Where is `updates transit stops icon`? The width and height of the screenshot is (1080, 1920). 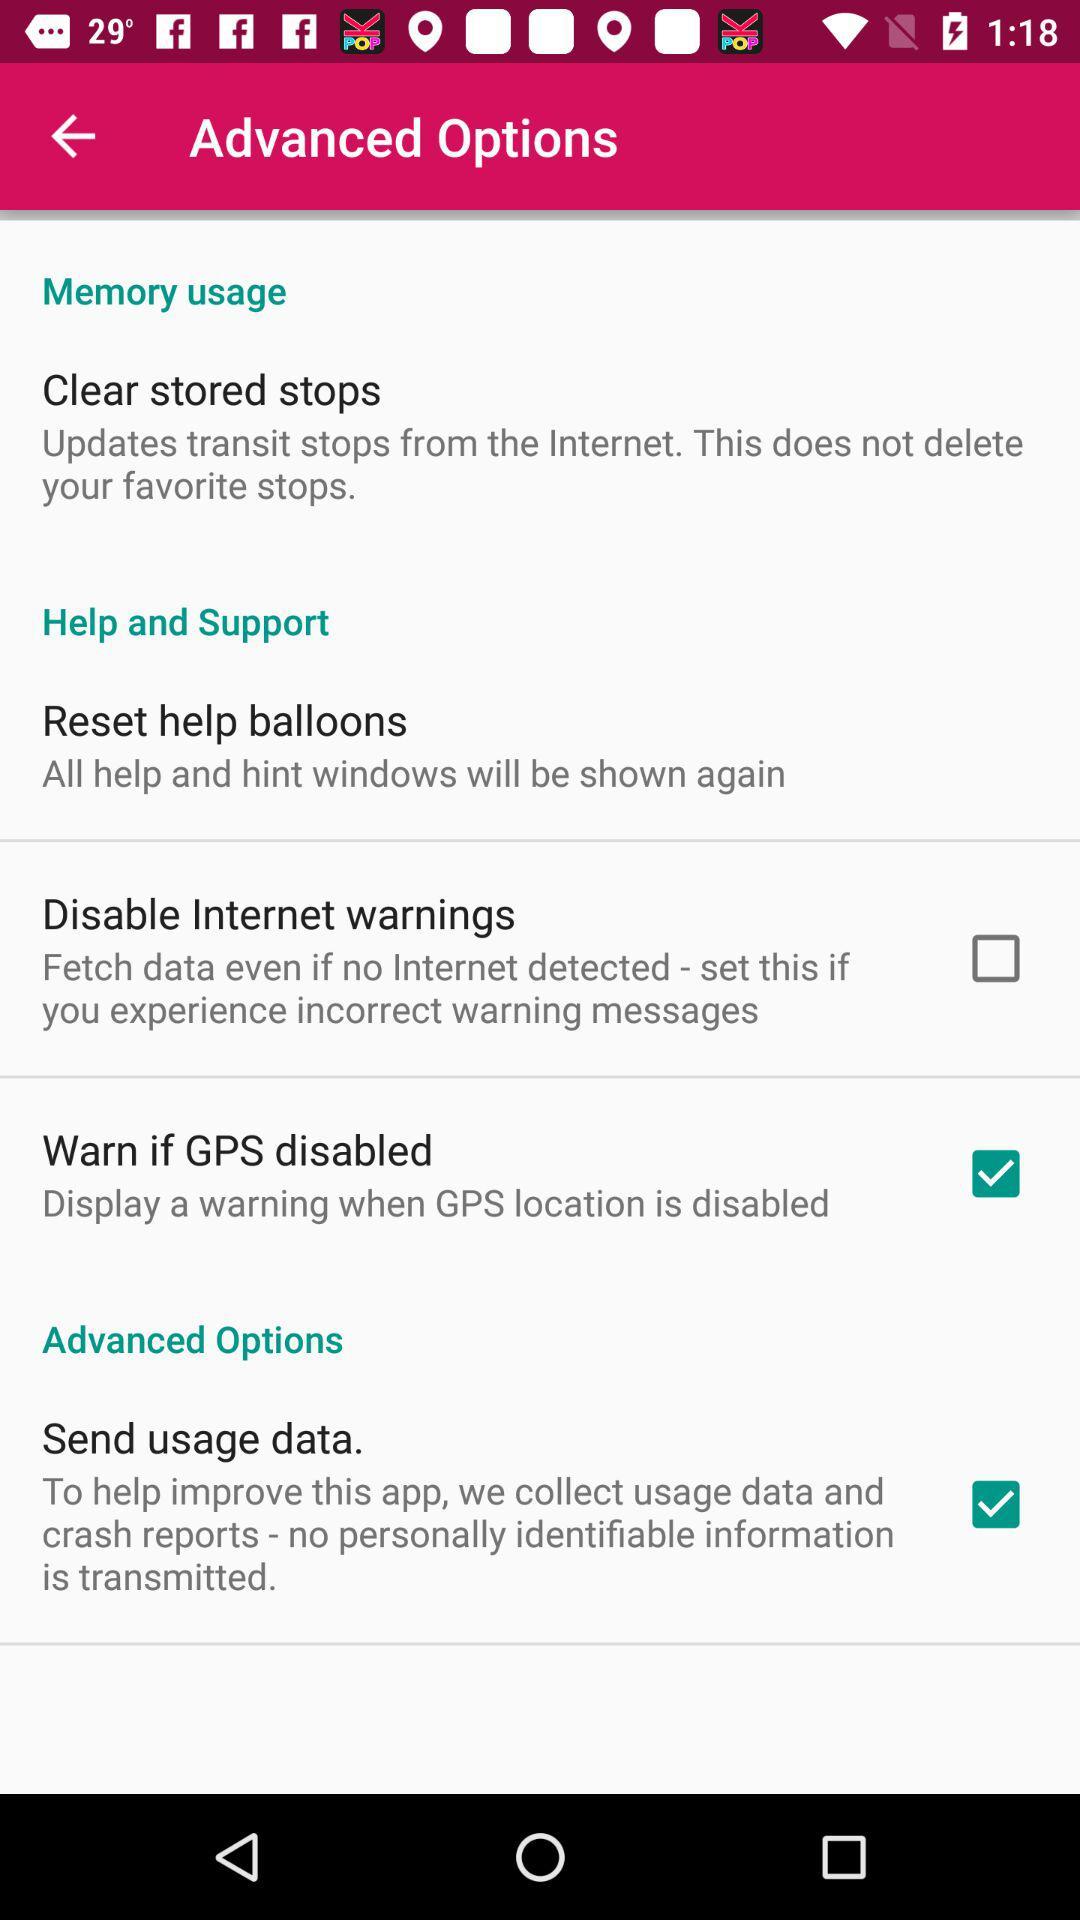 updates transit stops icon is located at coordinates (540, 462).